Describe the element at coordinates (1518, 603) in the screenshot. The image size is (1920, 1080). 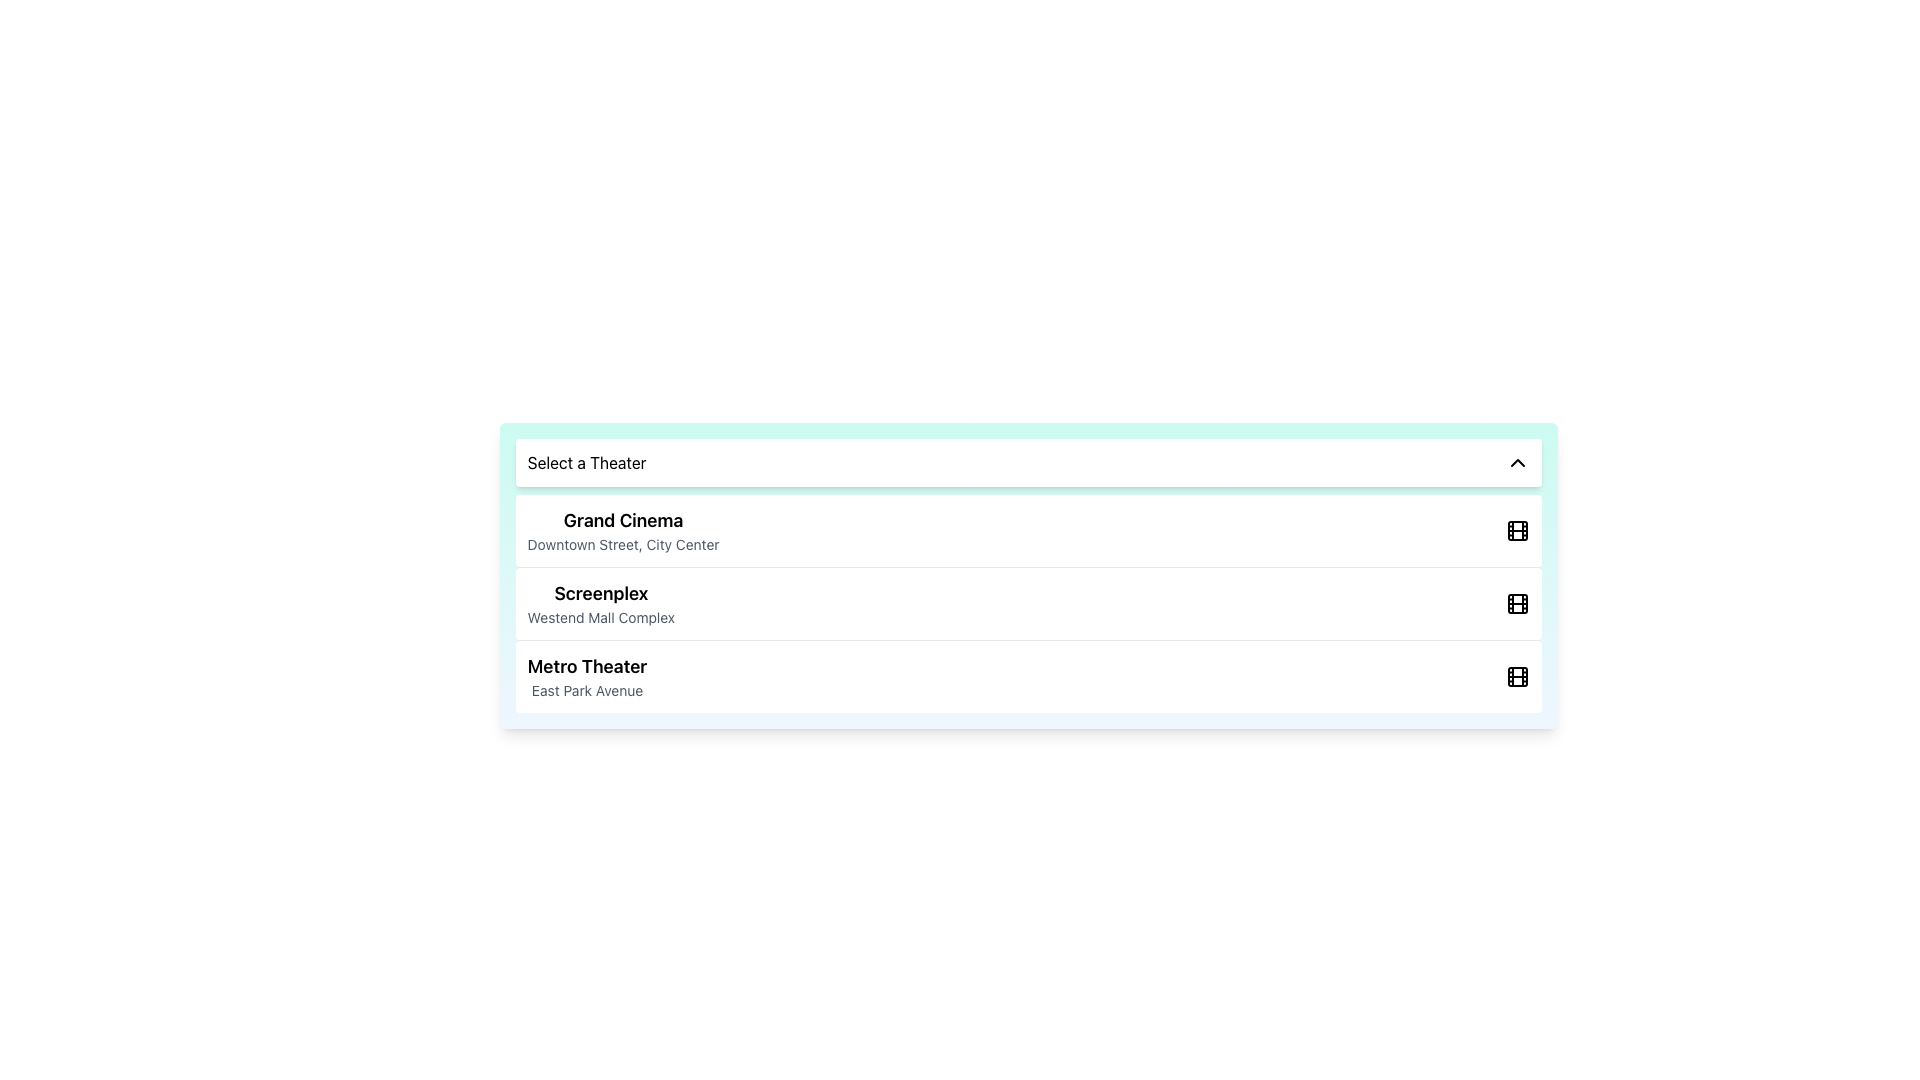
I see `the central rectangle of the film-strip icon associated with the 'Screenplex' row in the dropdown list of theaters` at that location.